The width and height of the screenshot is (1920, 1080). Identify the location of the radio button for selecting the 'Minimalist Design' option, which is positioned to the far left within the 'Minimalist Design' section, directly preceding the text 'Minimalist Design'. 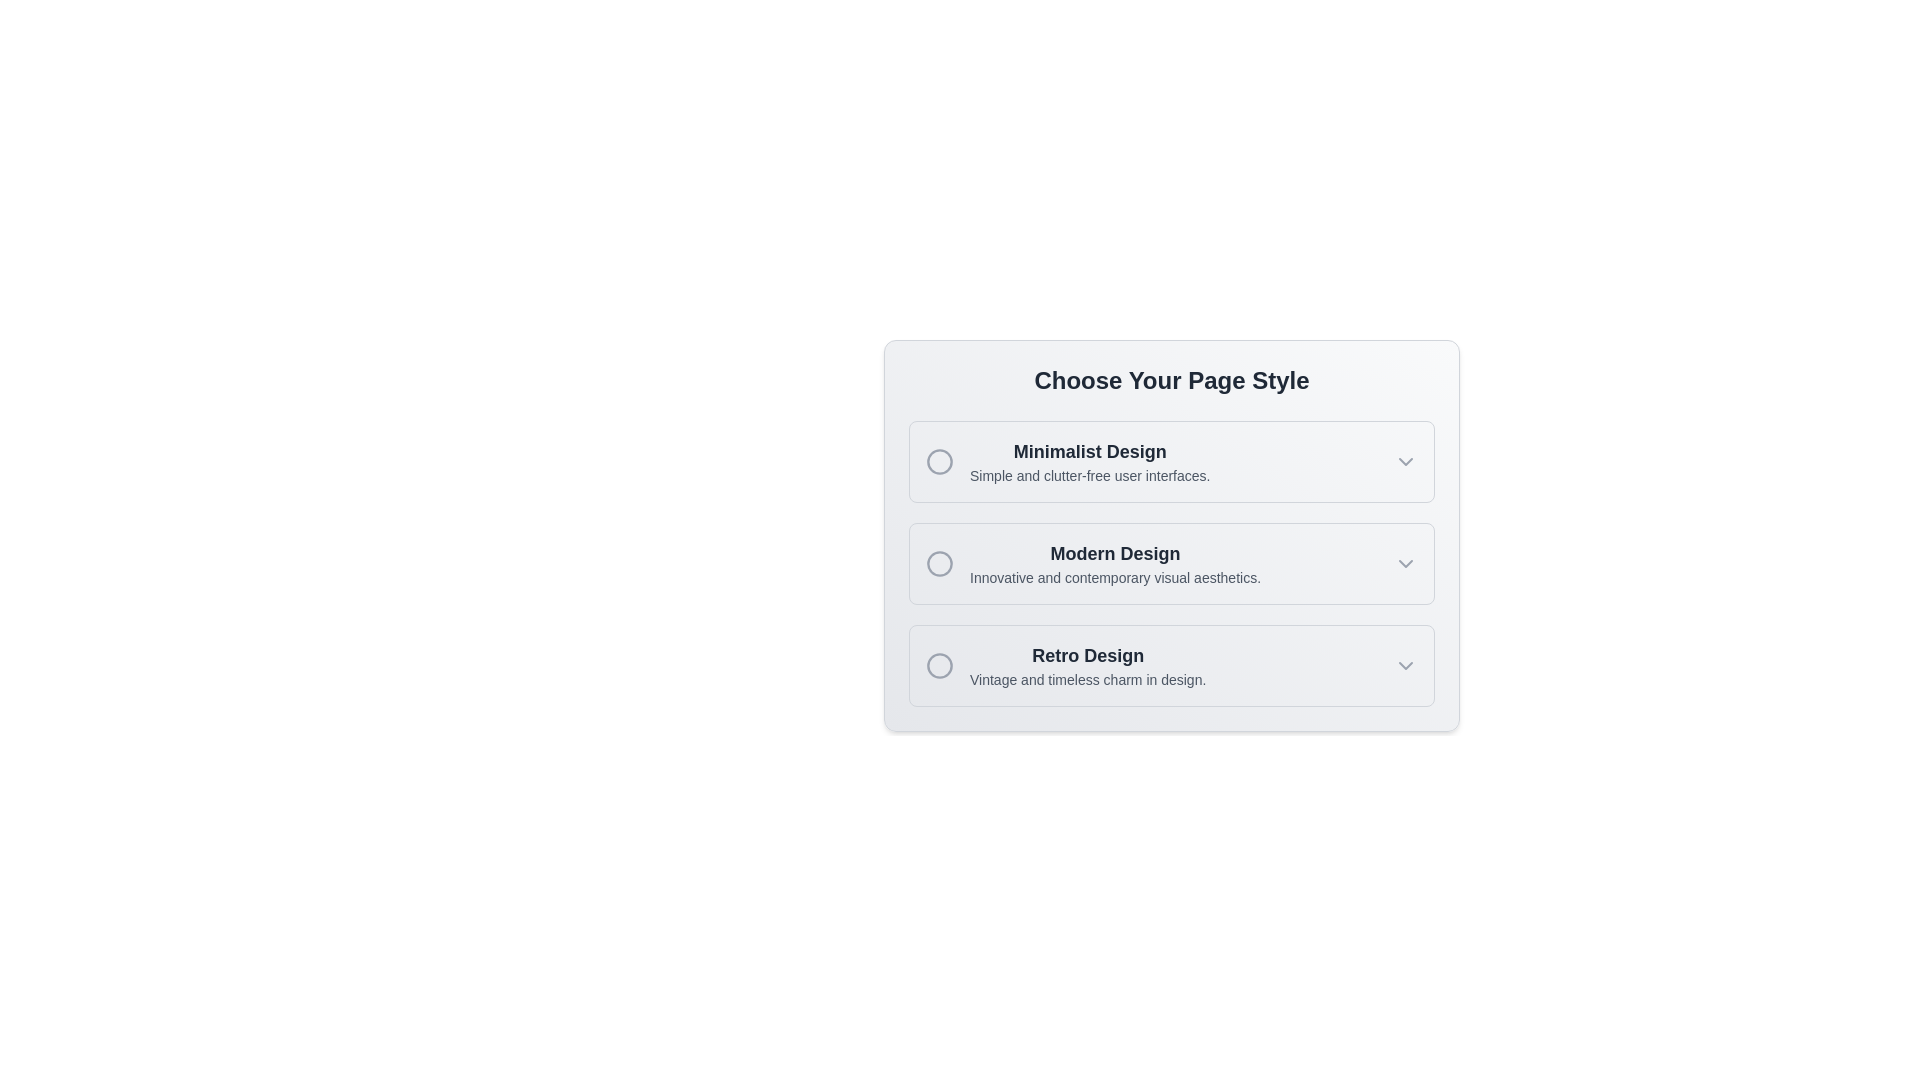
(939, 462).